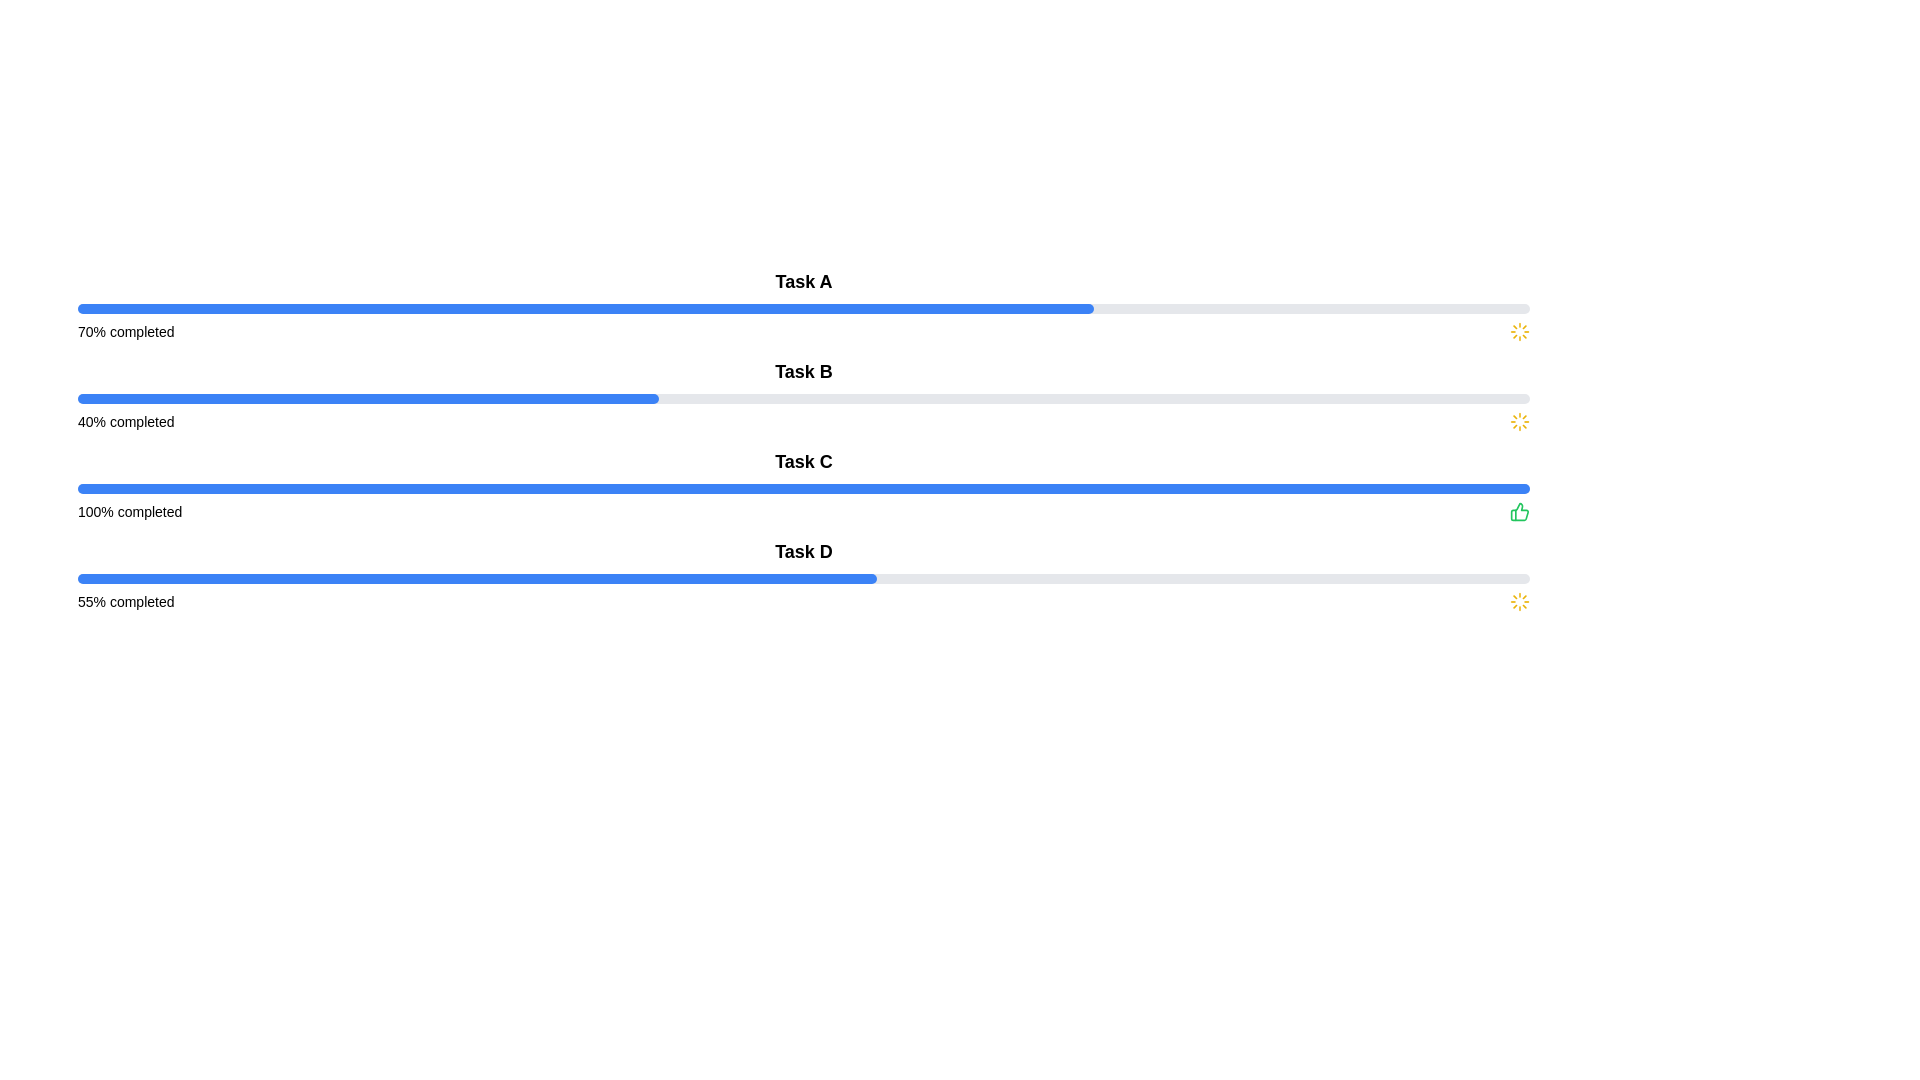 This screenshot has height=1080, width=1920. Describe the element at coordinates (368, 398) in the screenshot. I see `the progress bar representing 'Task B', which visually indicates 40% completion and is the second progress bar from the top` at that location.